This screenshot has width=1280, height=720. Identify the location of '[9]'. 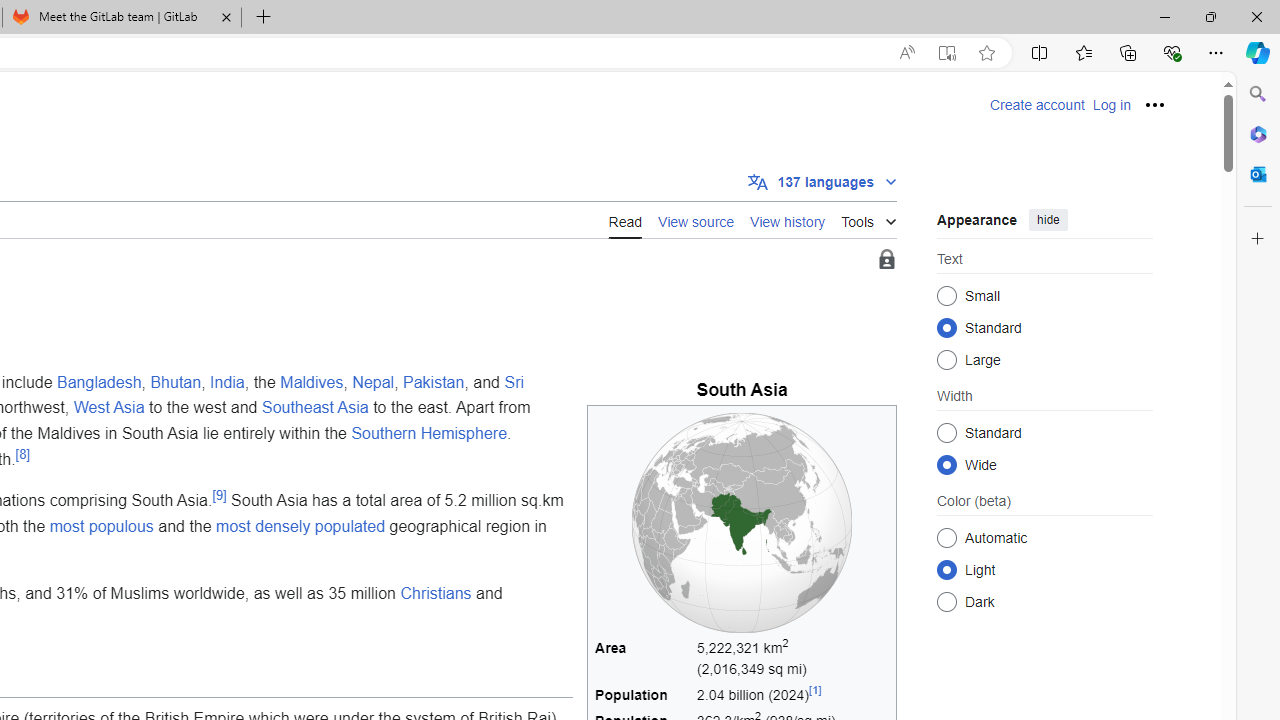
(219, 495).